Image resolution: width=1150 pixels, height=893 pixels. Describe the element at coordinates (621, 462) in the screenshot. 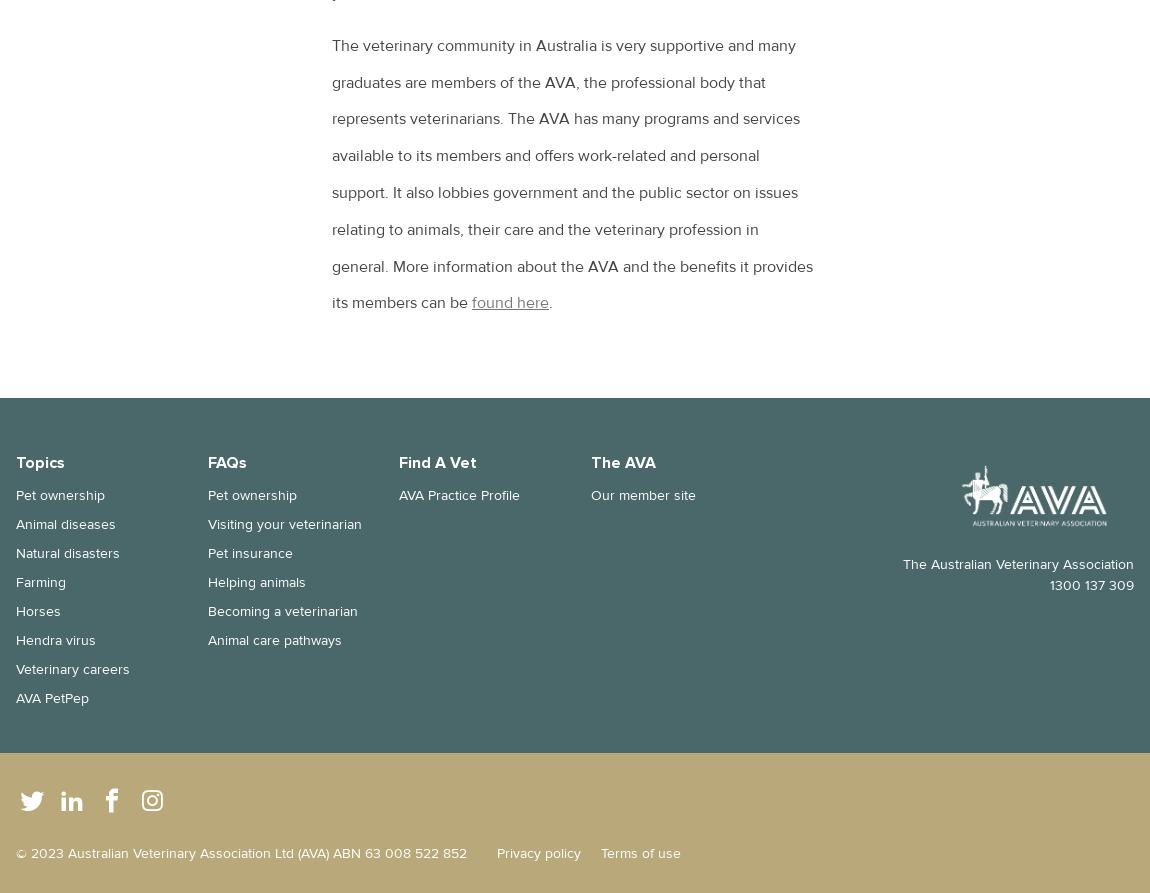

I see `'The AVA'` at that location.